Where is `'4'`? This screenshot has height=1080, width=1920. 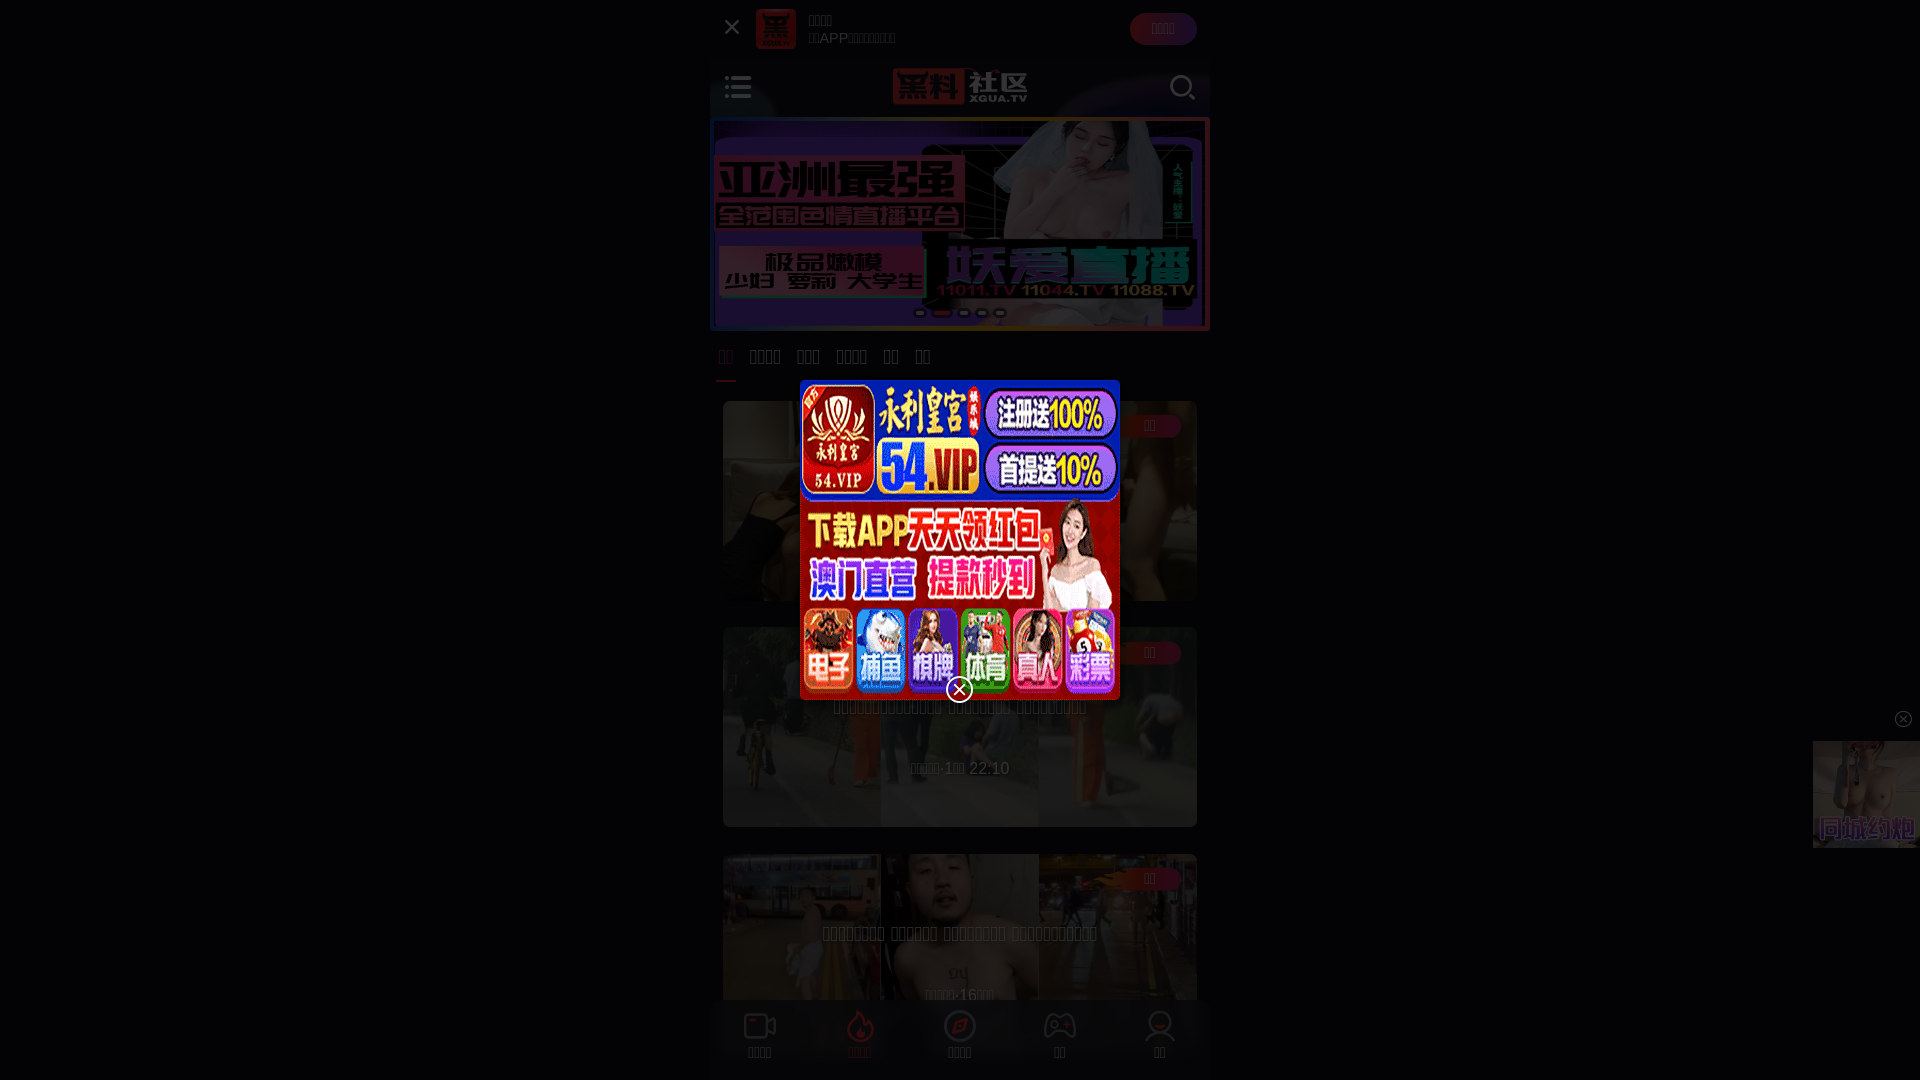 '4' is located at coordinates (982, 312).